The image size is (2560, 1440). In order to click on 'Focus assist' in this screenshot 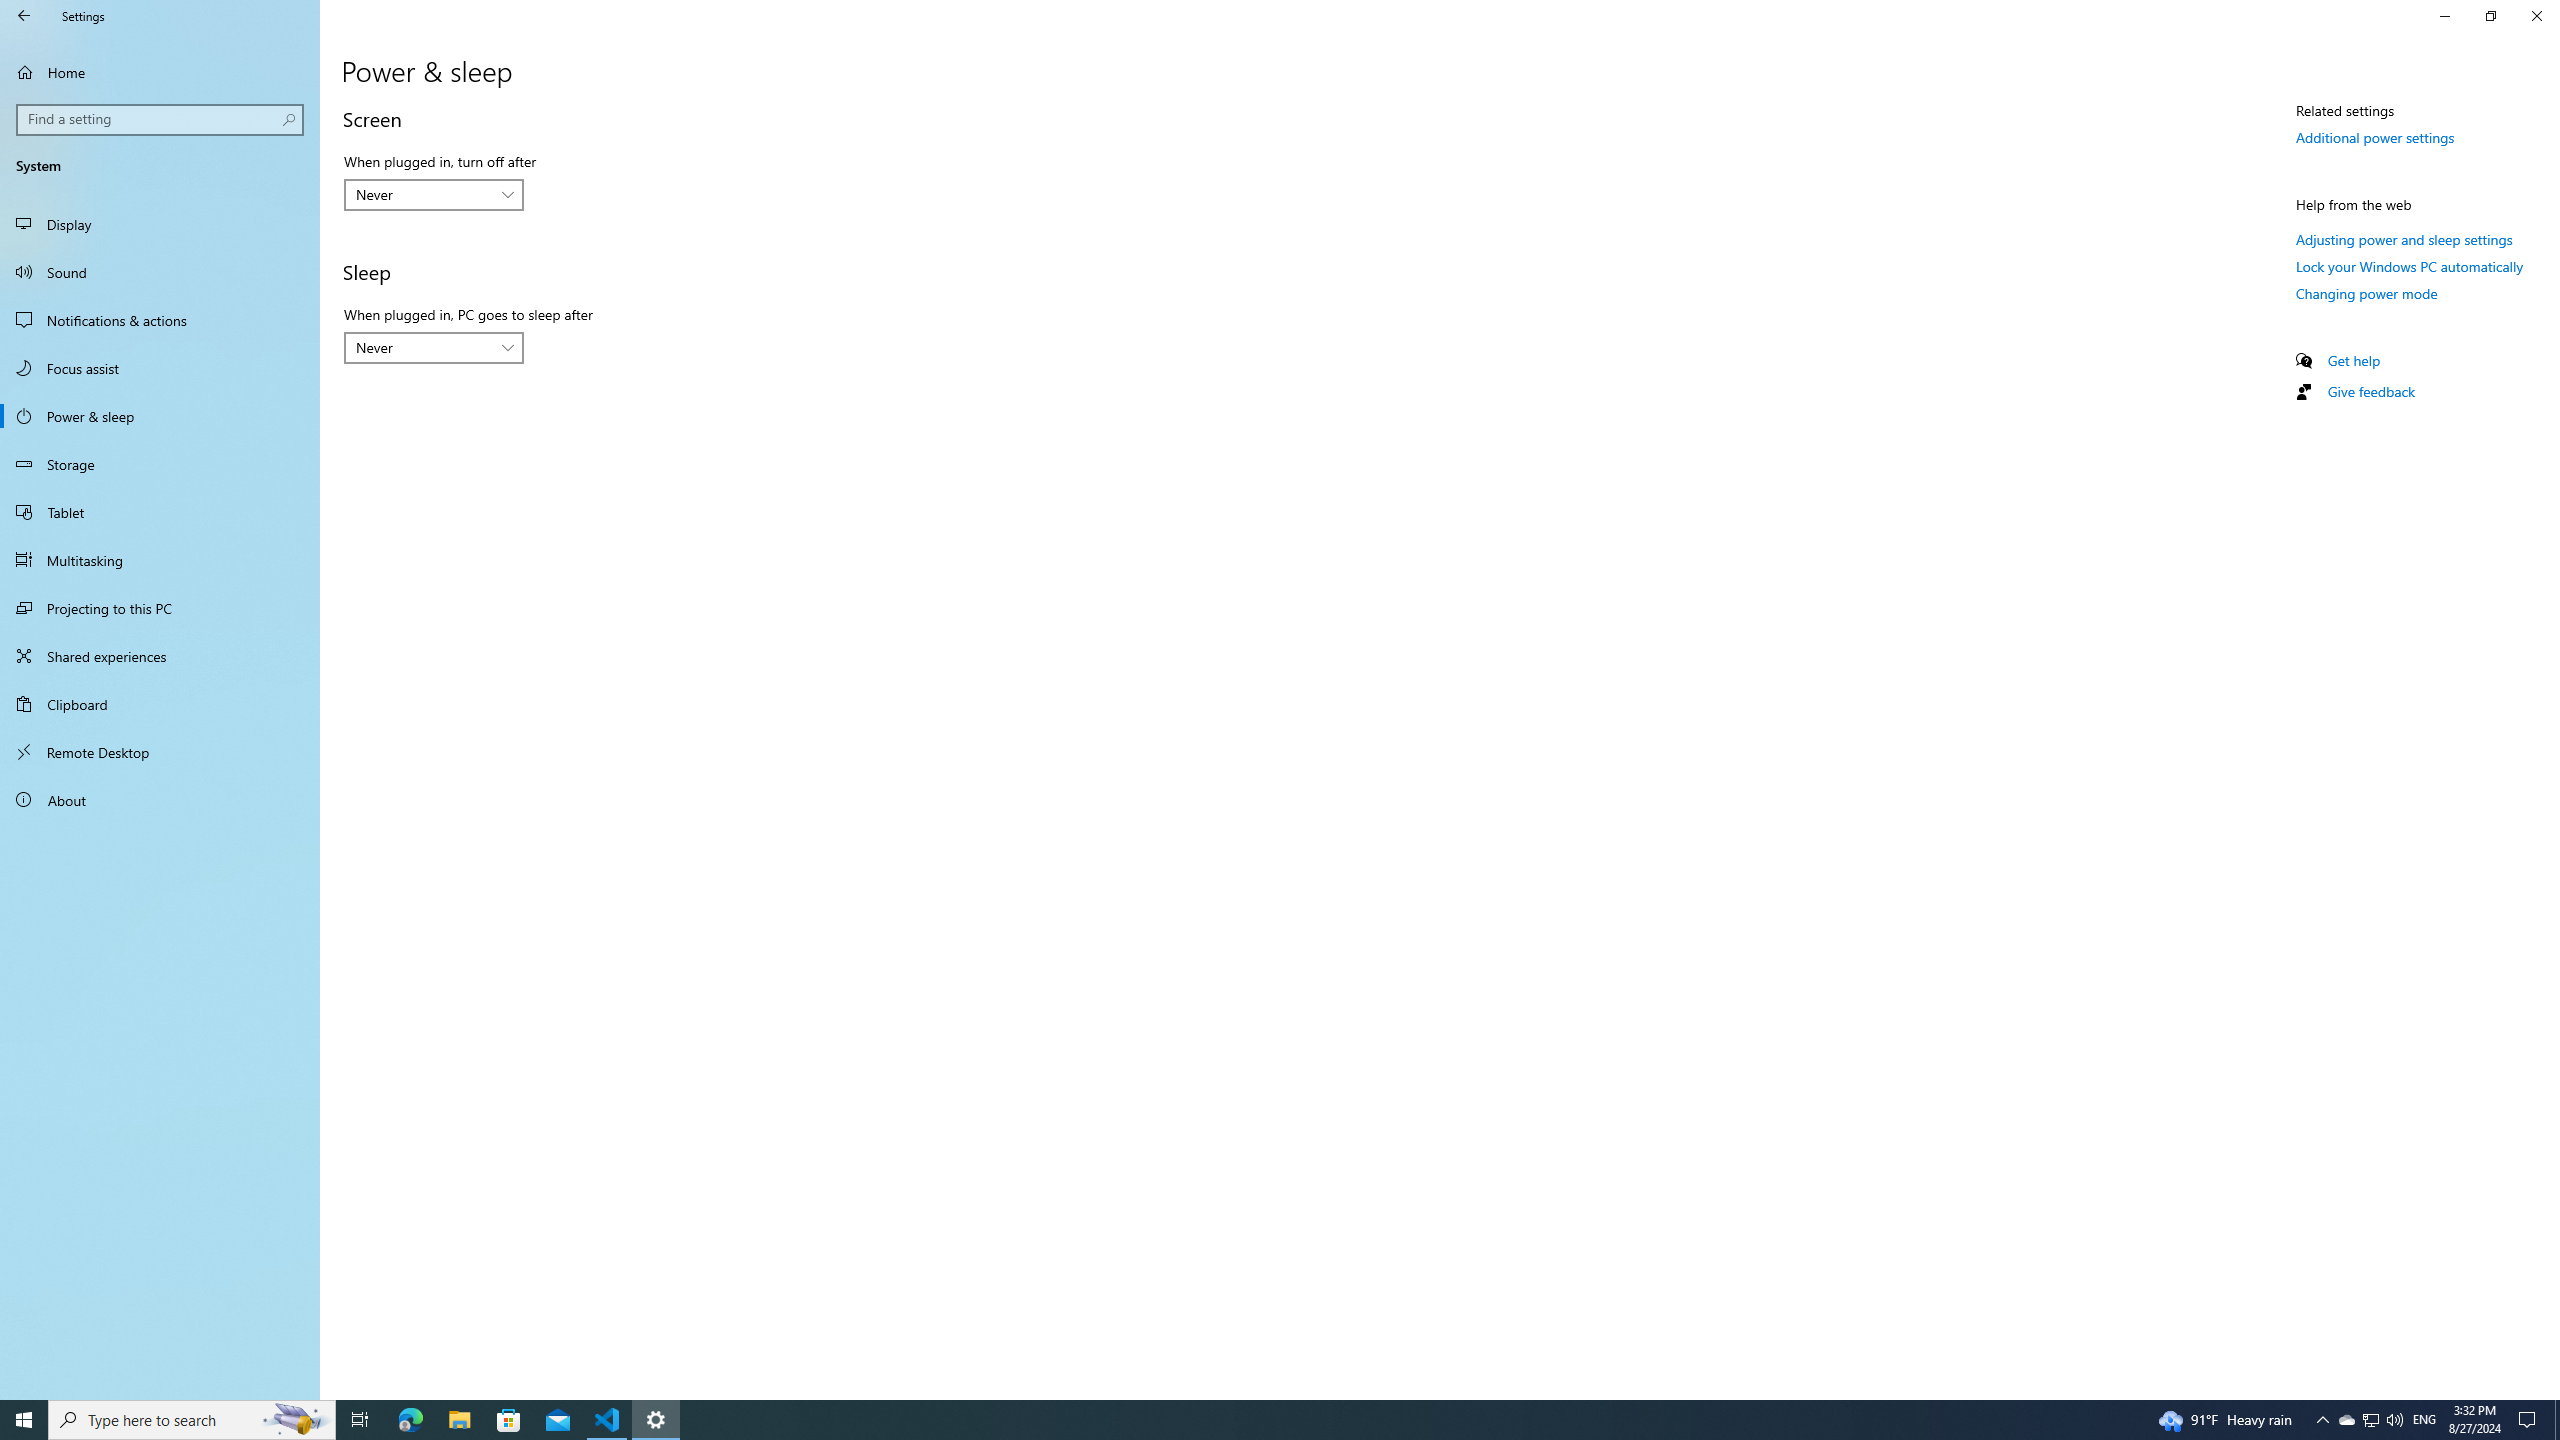, I will do `click(159, 367)`.